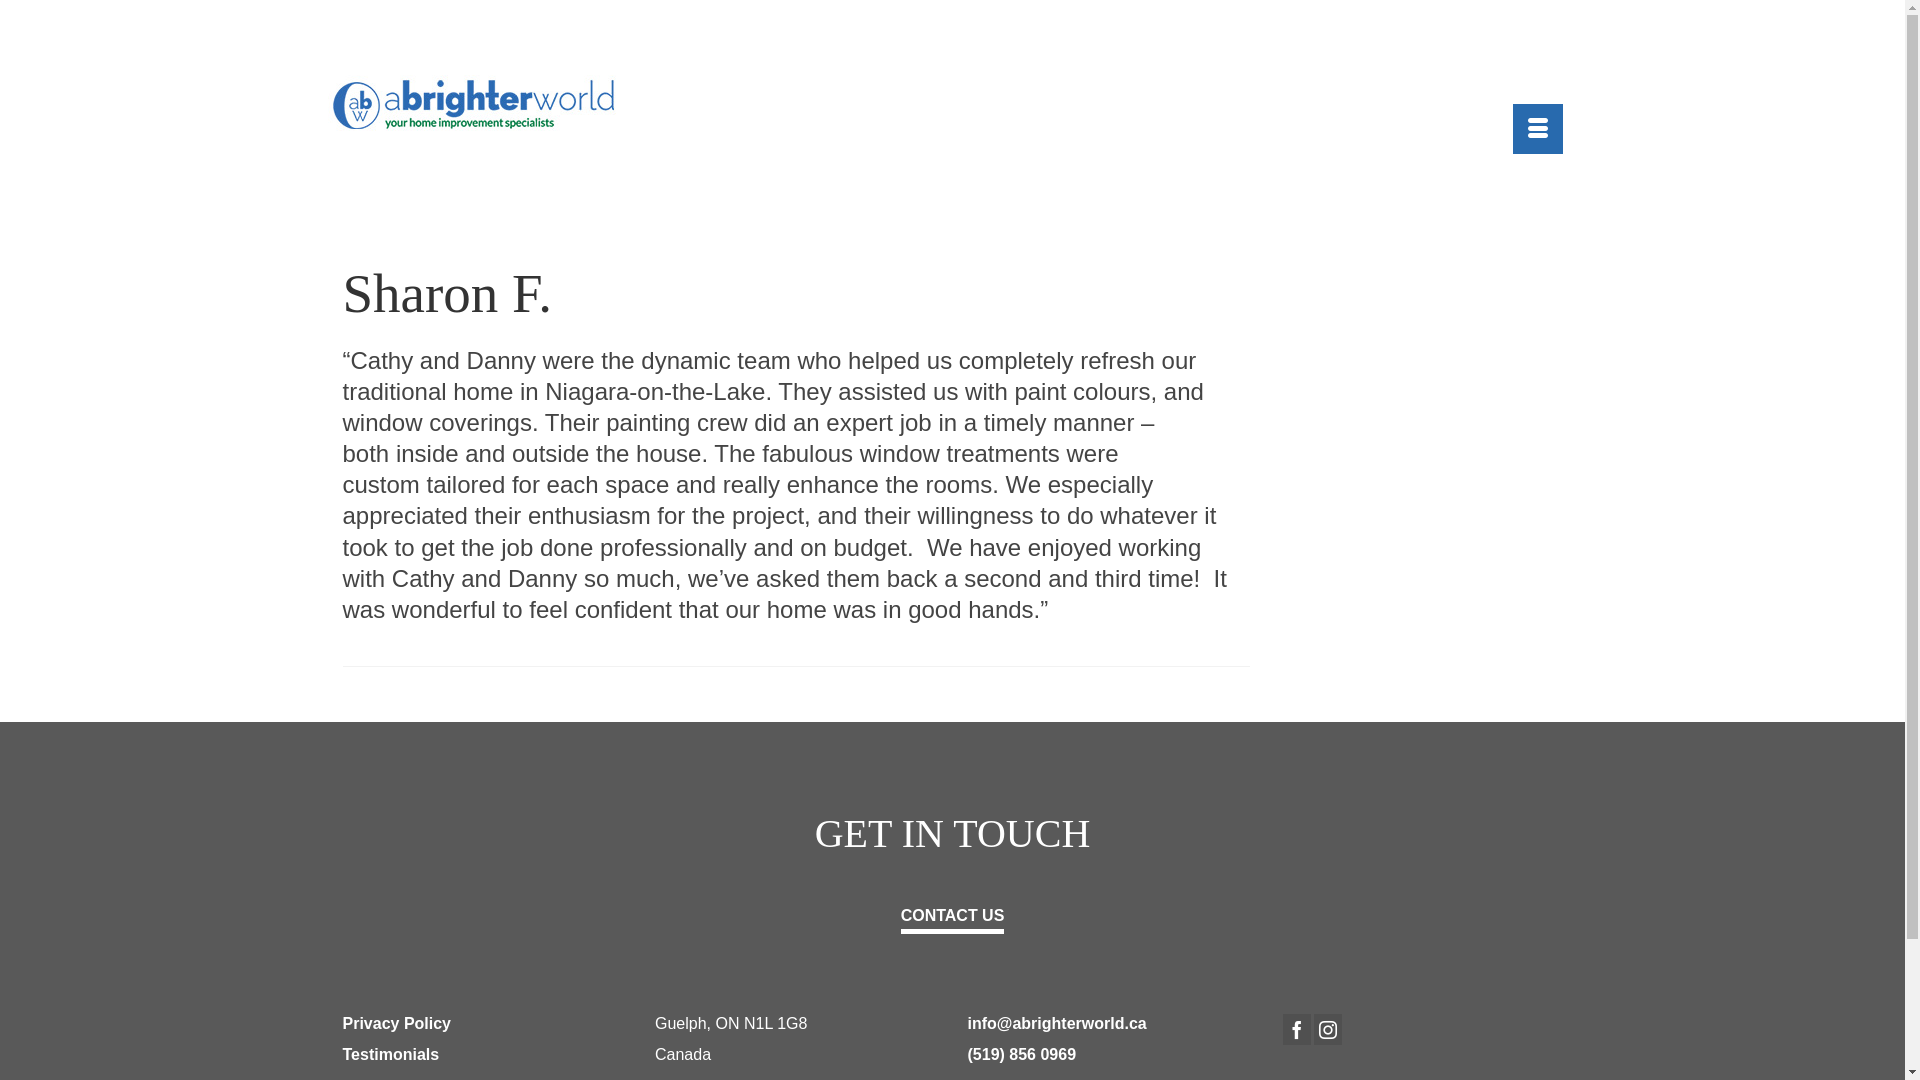 This screenshot has height=1080, width=1920. What do you see at coordinates (484, 104) in the screenshot?
I see `'A Brighter World'` at bounding box center [484, 104].